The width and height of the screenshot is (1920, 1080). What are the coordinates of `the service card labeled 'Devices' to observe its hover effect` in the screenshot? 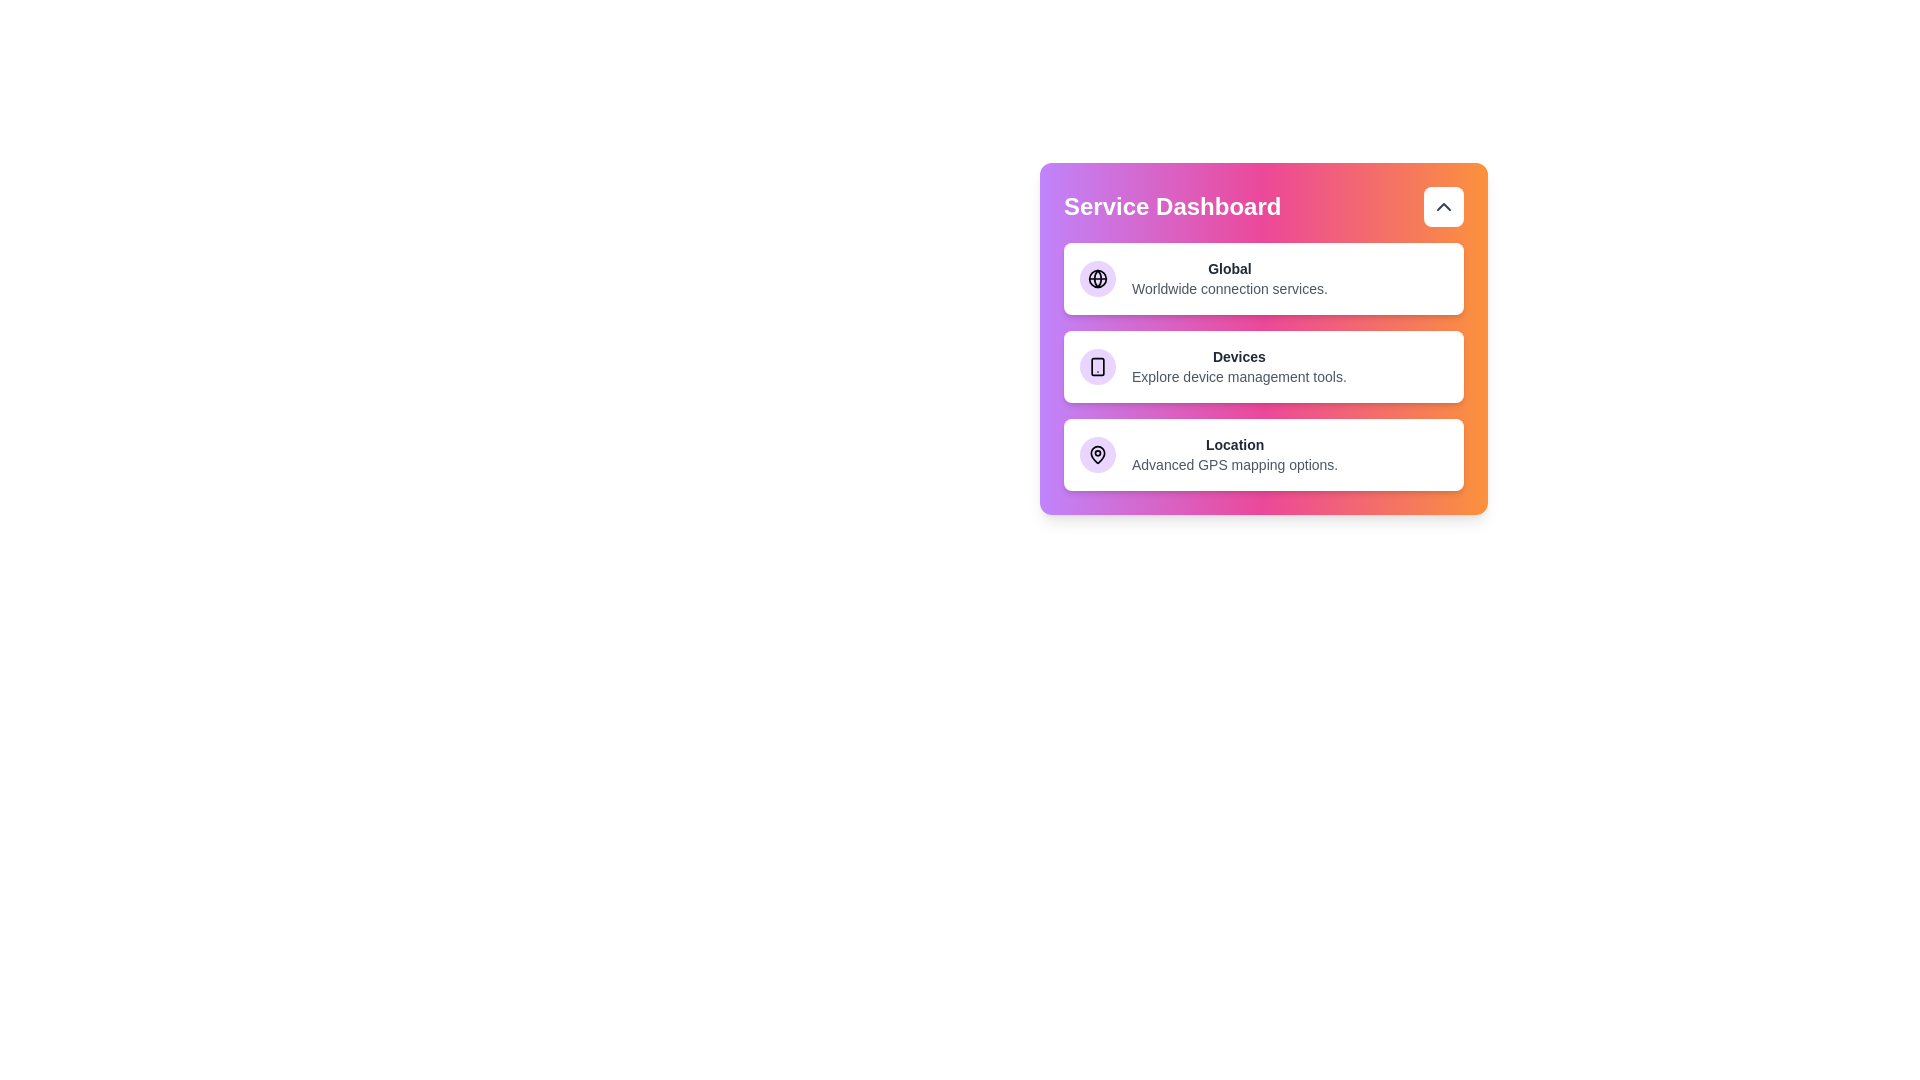 It's located at (1262, 366).